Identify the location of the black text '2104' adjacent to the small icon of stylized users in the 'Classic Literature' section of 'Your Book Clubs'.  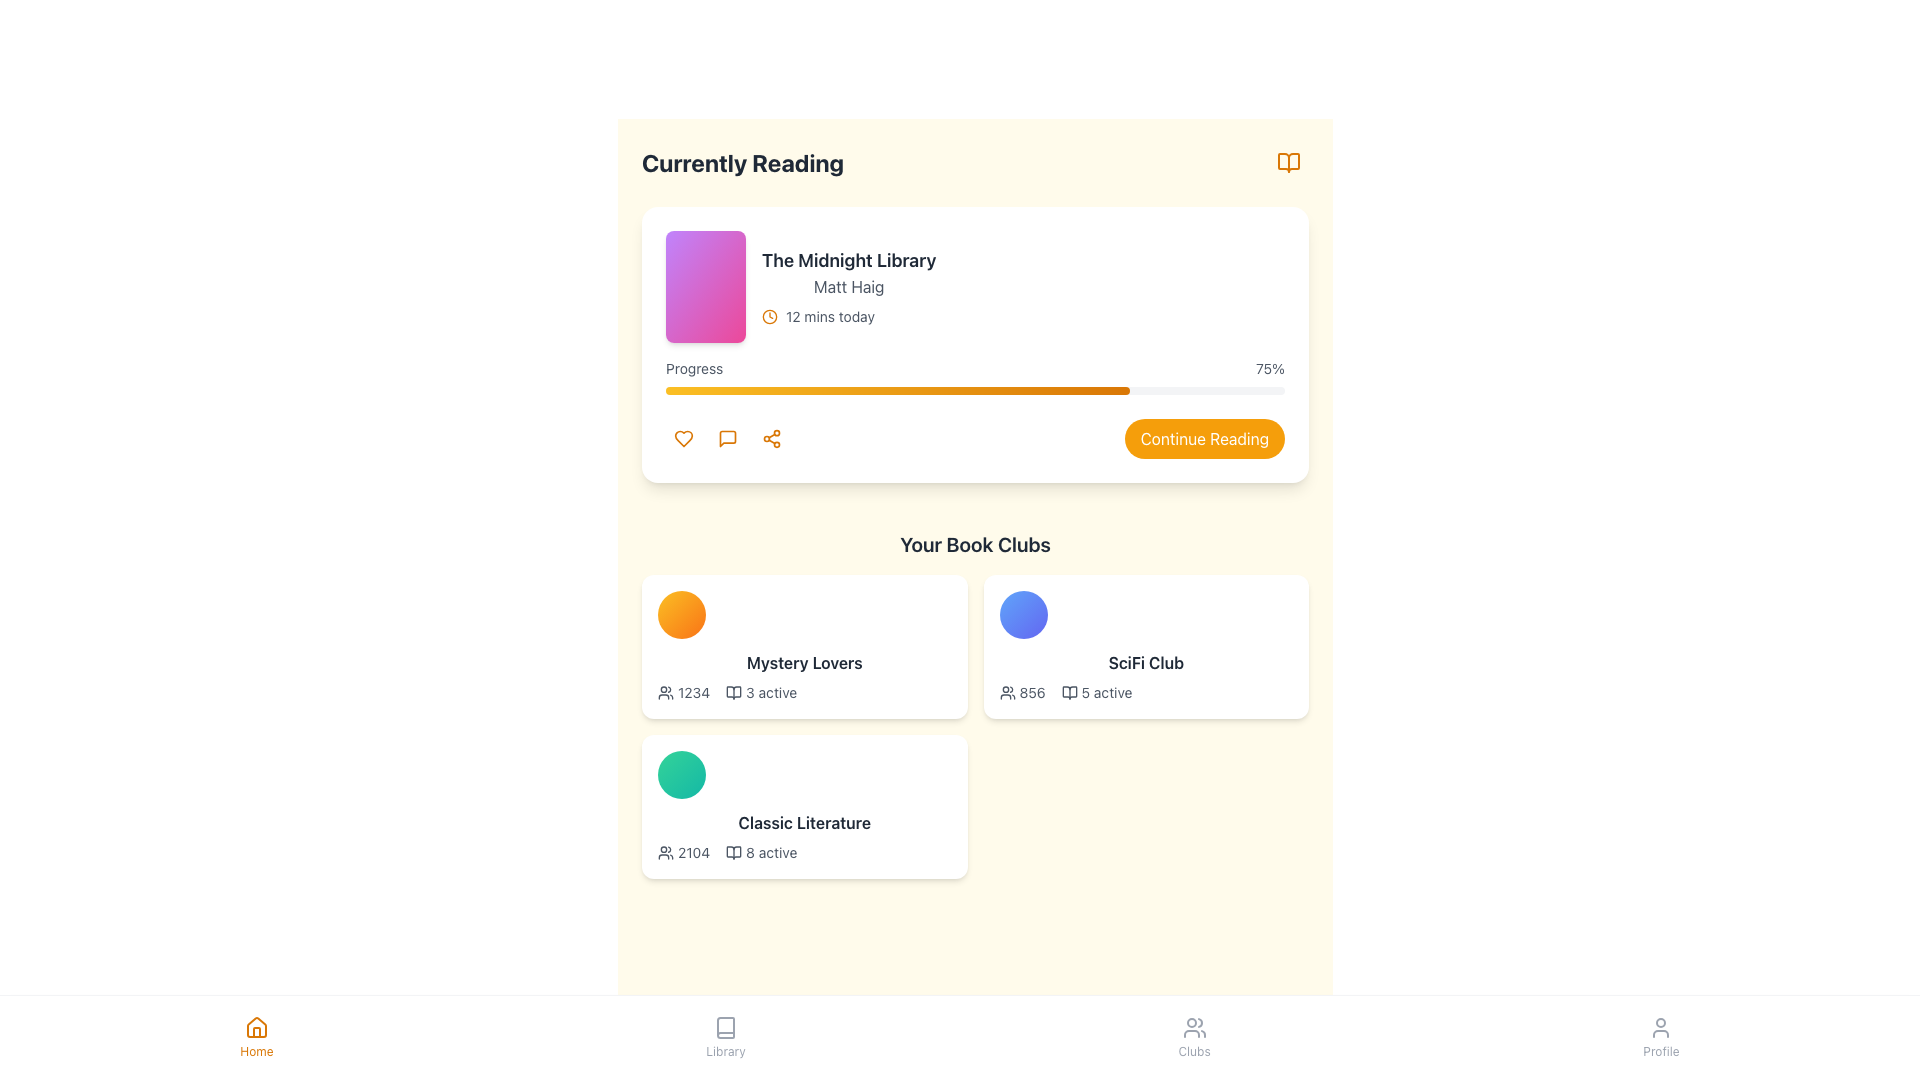
(684, 852).